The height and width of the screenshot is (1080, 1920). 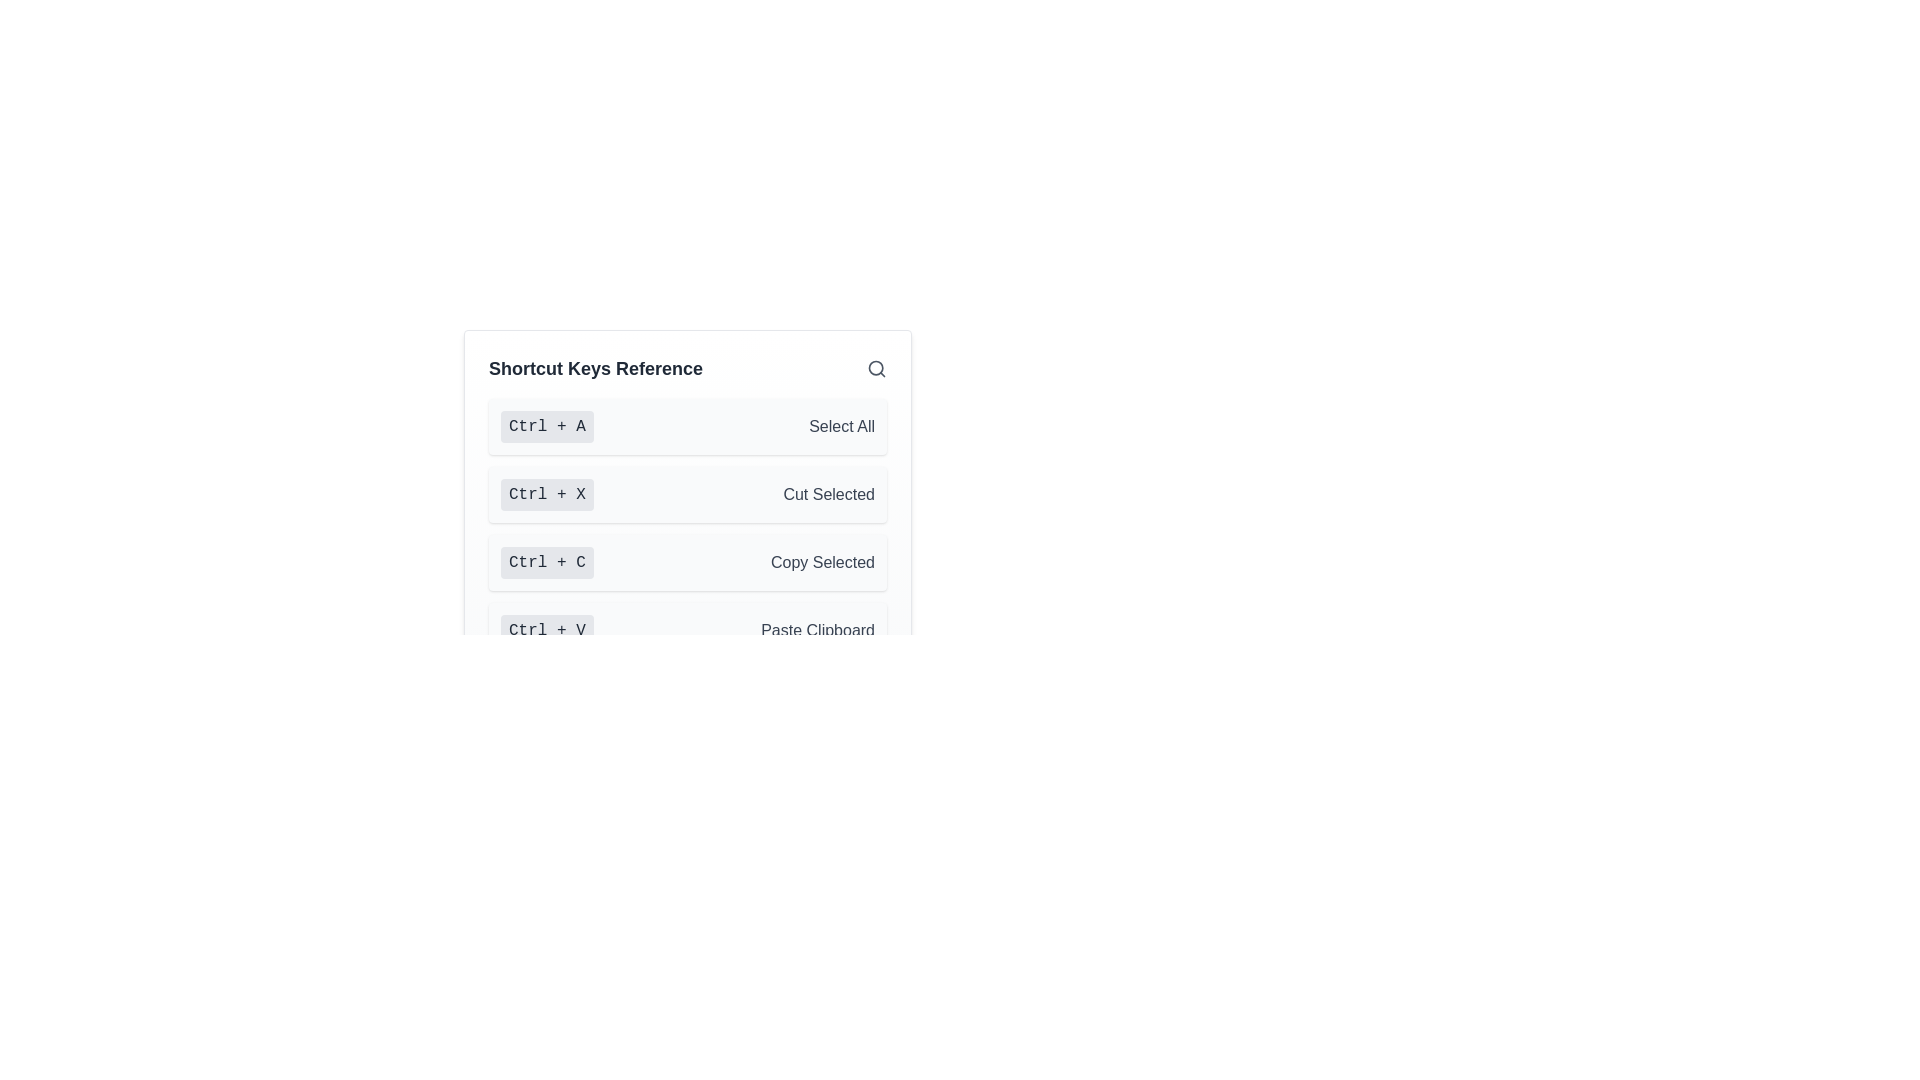 I want to click on the 'Copy Selected' text label element, which displays the text in gray color and is positioned to the right of the 'Ctrl + C' shortcut within the 'Shortcut Keys Reference' list, so click(x=822, y=563).